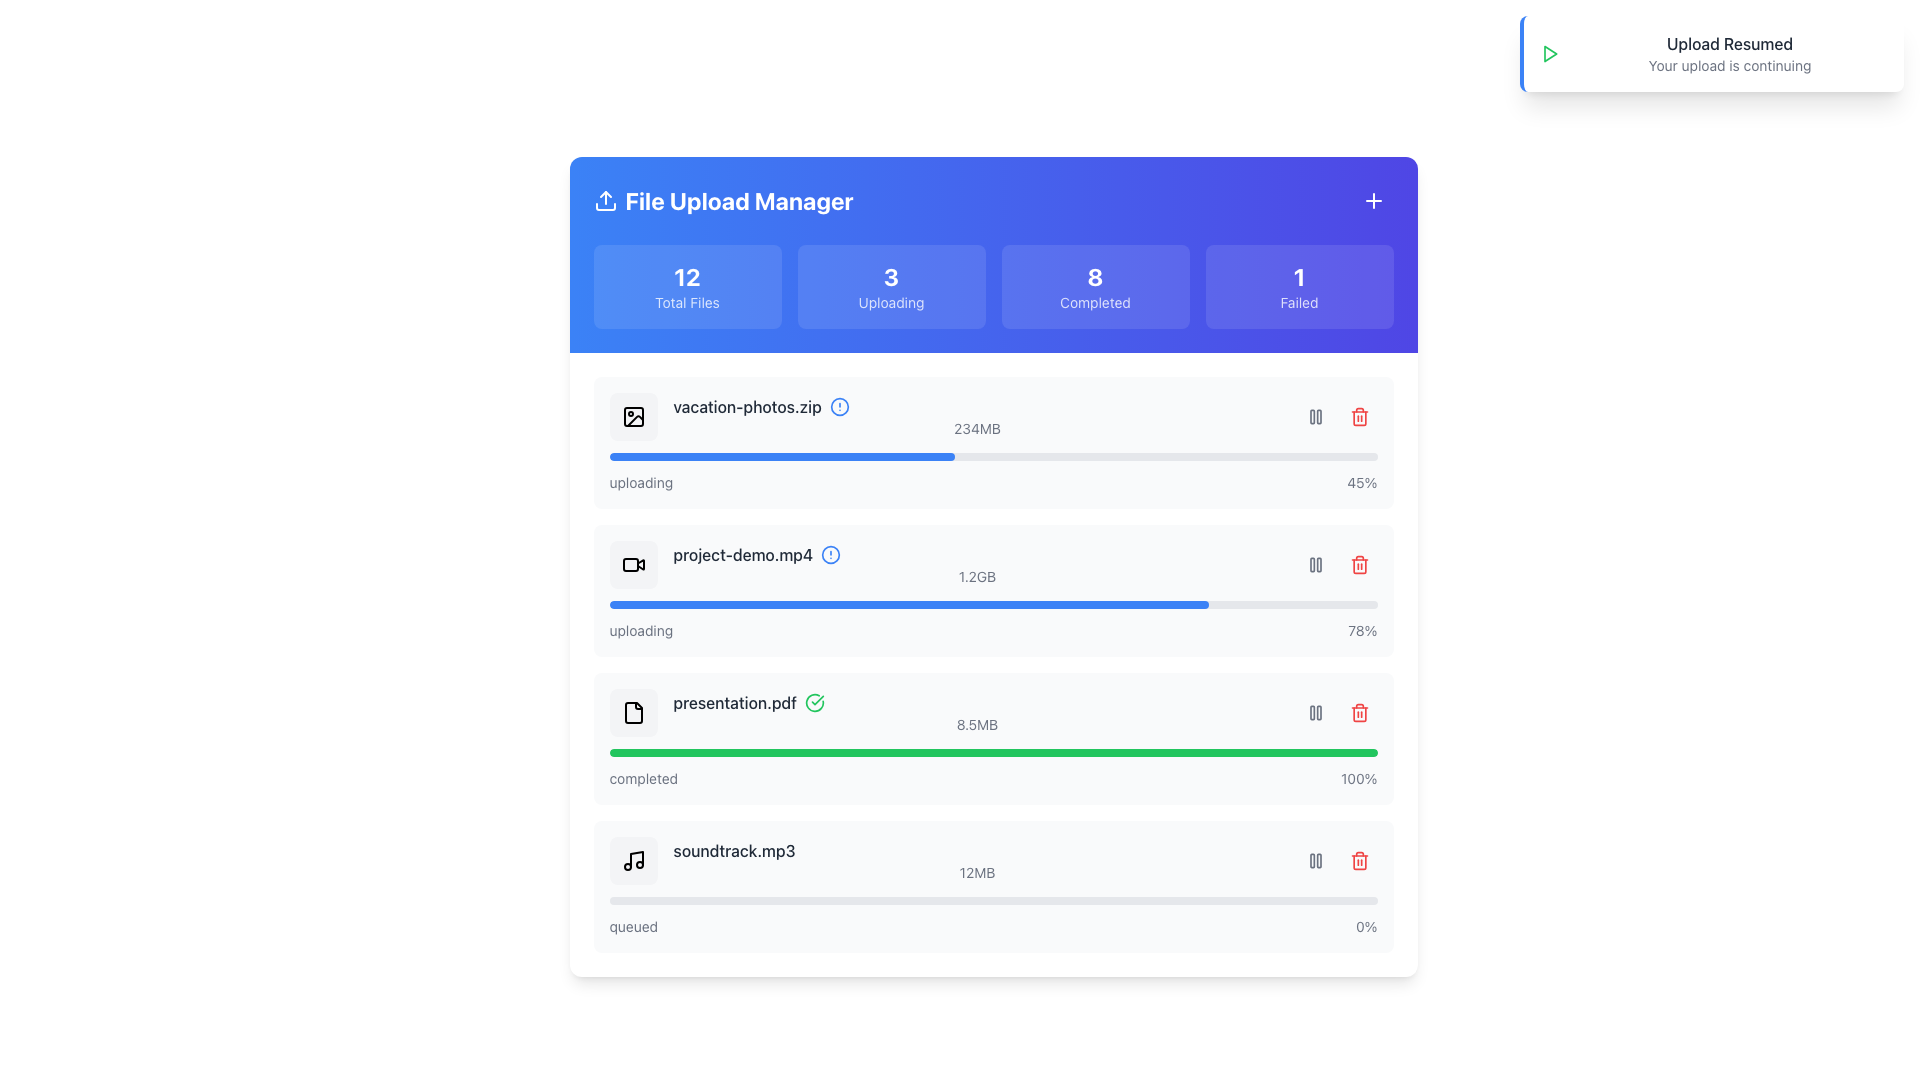  Describe the element at coordinates (604, 207) in the screenshot. I see `the upload tray icon located at the top left of the interface, adjacent to the 'File Upload Manager' text, which resembles a rectangular base with two vertical lines extending upward` at that location.